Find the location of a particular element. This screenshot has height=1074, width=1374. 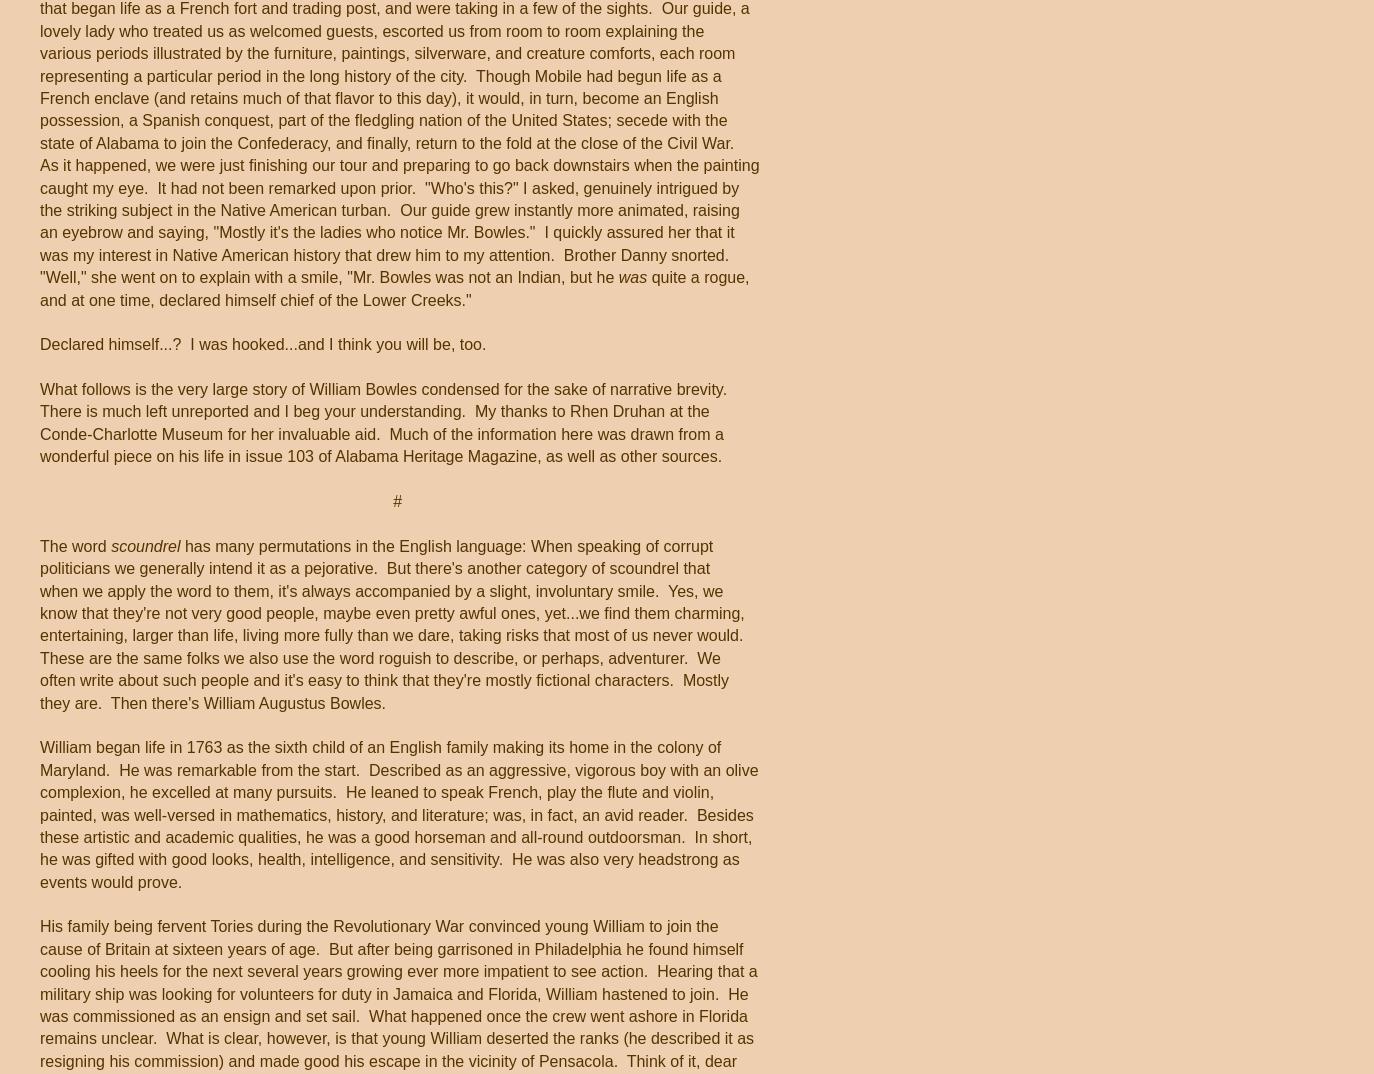

'#' is located at coordinates (399, 501).